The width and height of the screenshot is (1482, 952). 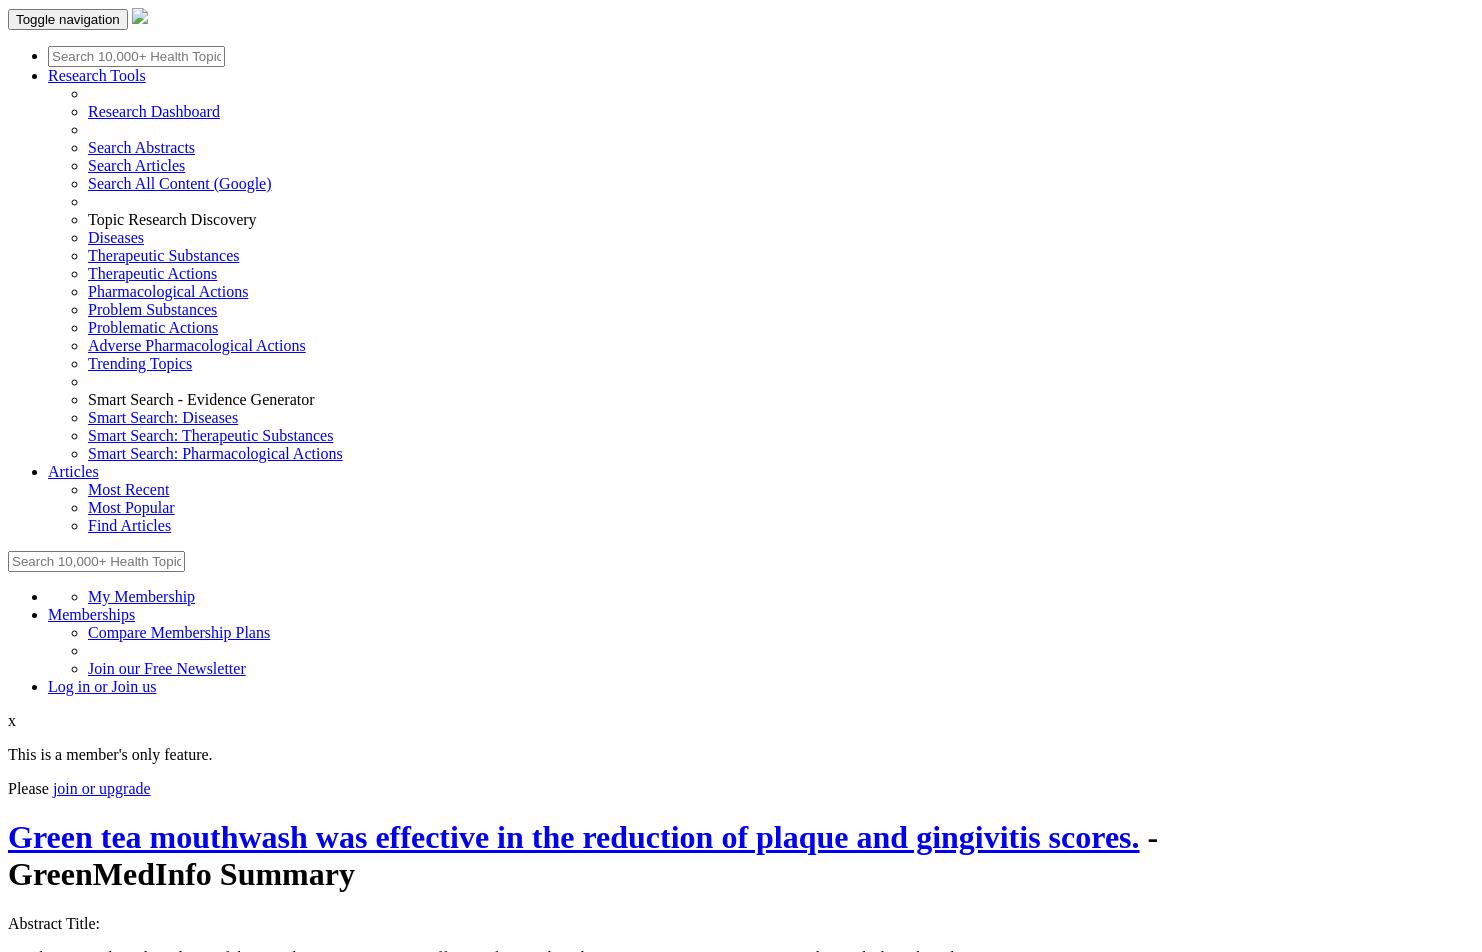 I want to click on 'Research Dashboard', so click(x=88, y=111).